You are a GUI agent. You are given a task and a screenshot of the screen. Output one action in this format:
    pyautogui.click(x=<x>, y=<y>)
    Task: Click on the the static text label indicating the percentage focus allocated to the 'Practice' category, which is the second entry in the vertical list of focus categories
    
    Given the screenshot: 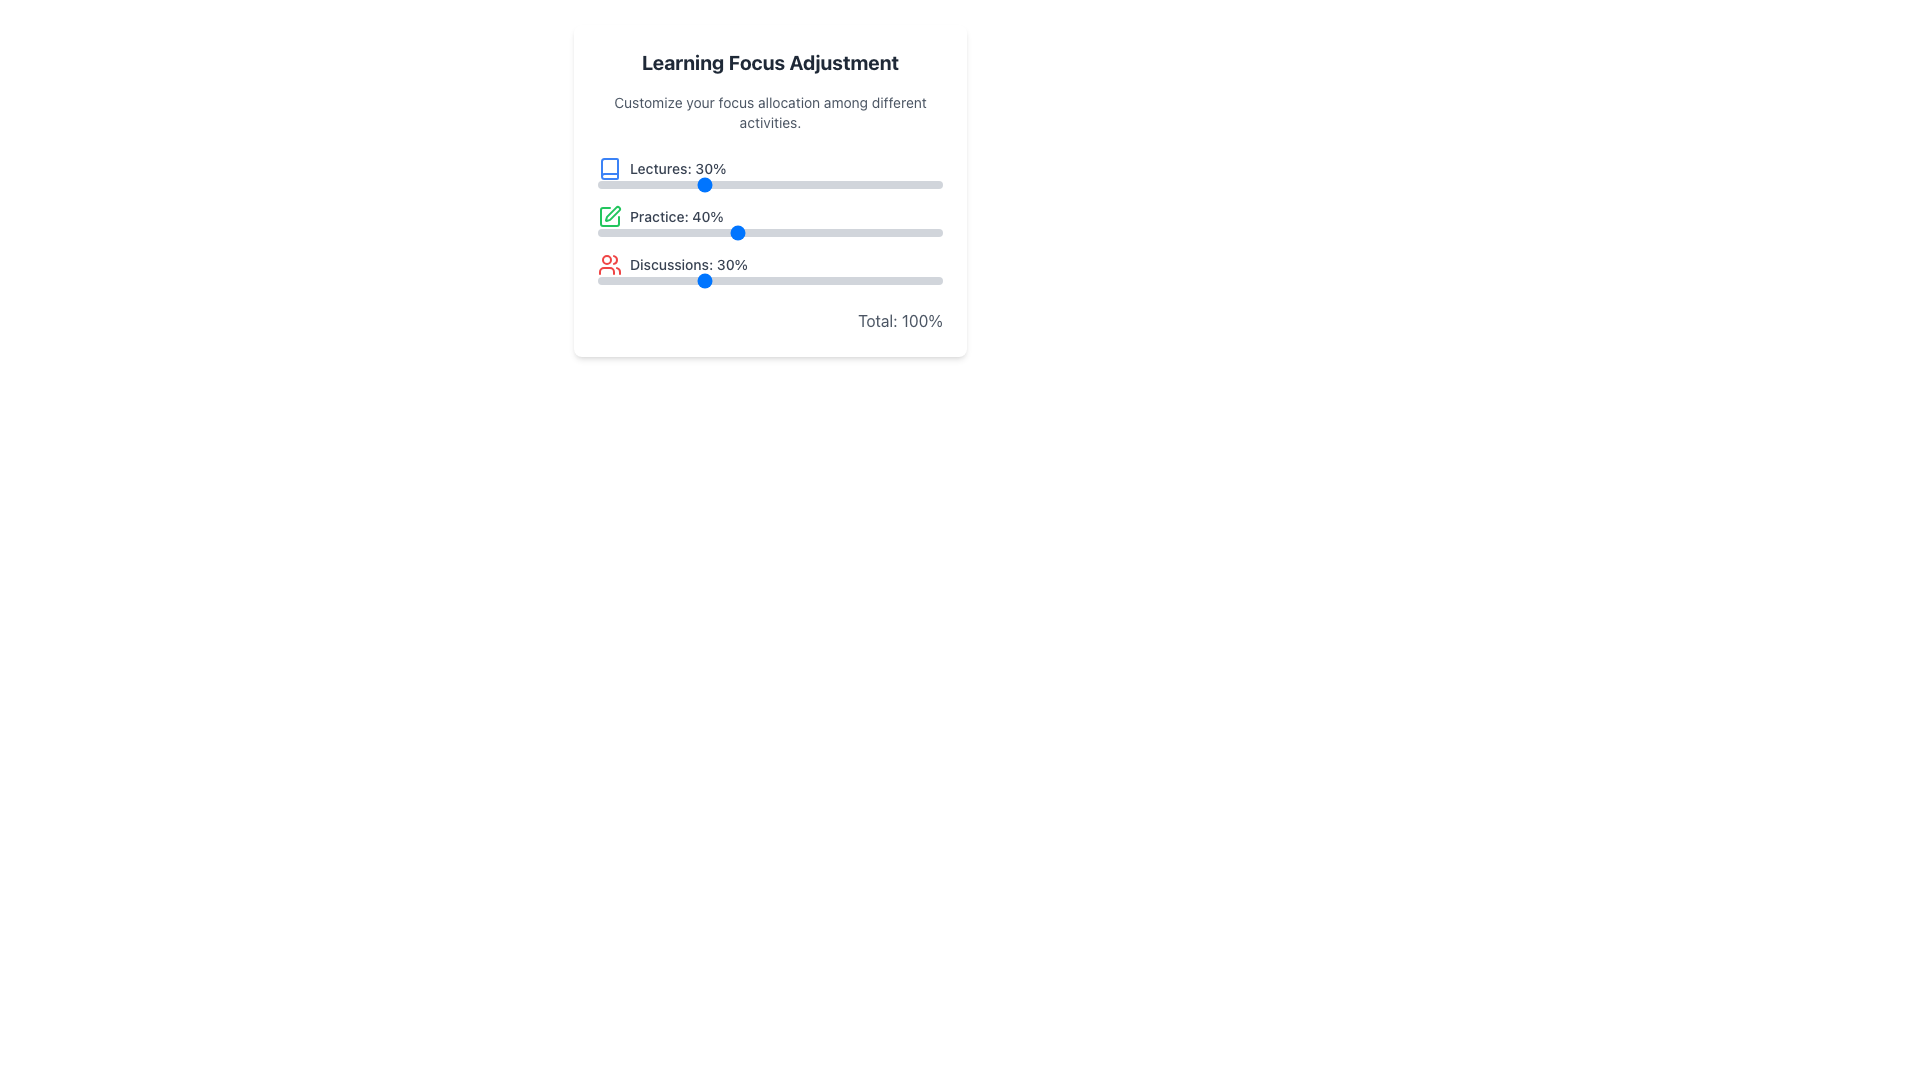 What is the action you would take?
    pyautogui.click(x=676, y=216)
    